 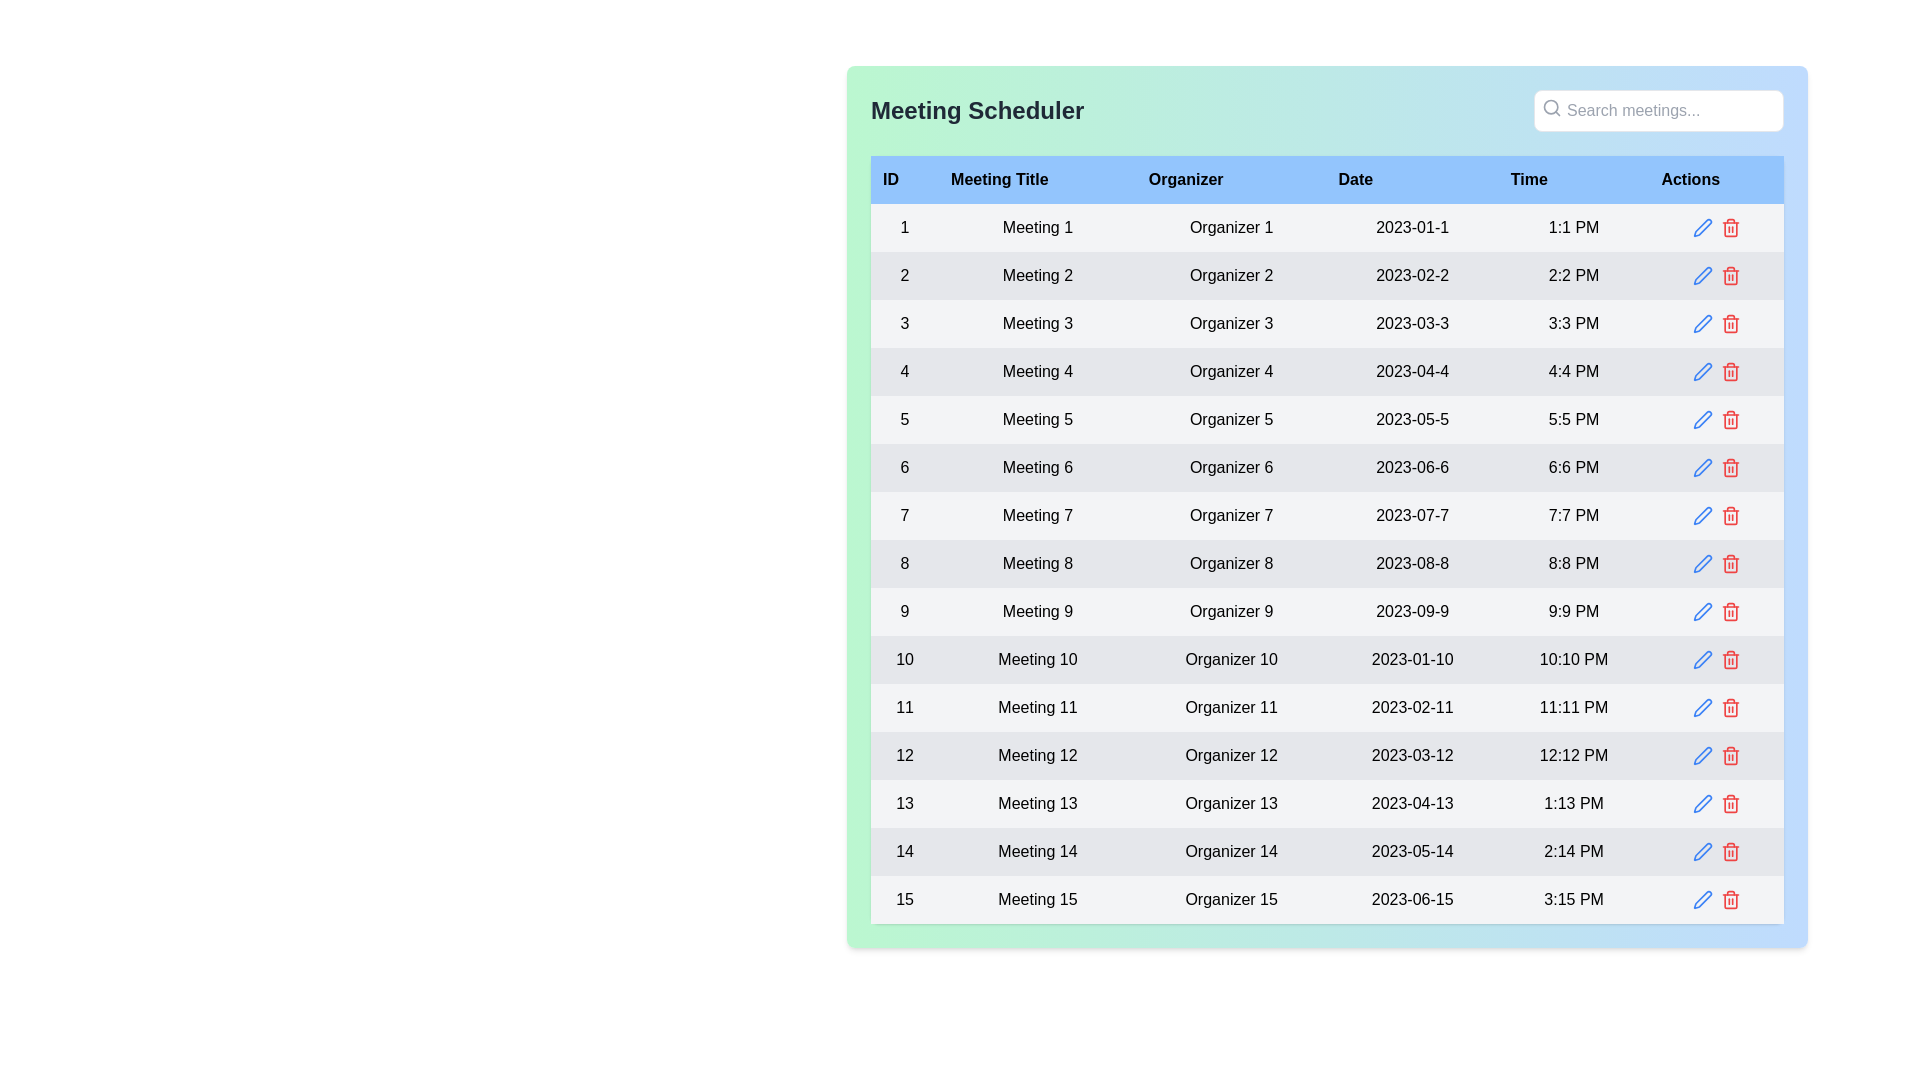 What do you see at coordinates (1573, 226) in the screenshot?
I see `the text display showing the time '1:1 PM' in the table's first row, fifth column labeled 'Time'` at bounding box center [1573, 226].